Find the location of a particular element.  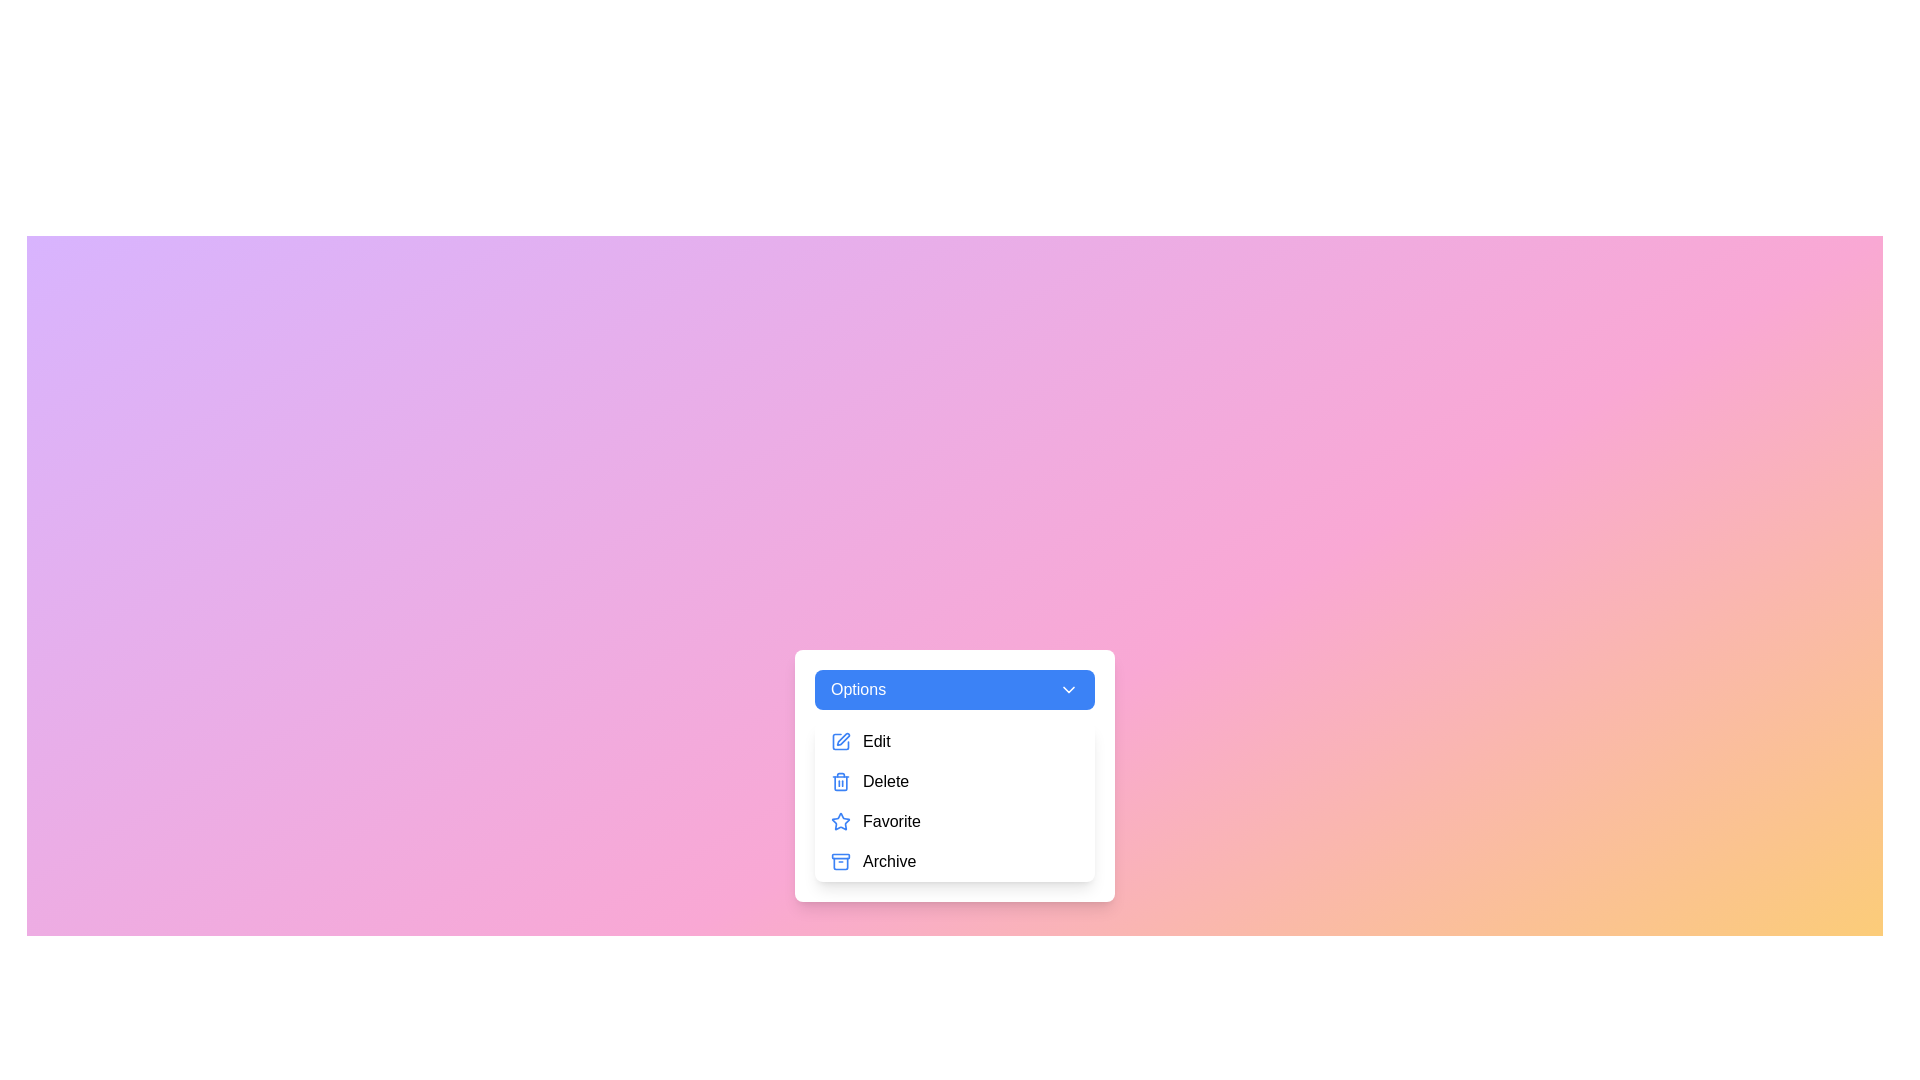

the 'Options' button to toggle the dropdown menu visibility is located at coordinates (954, 689).